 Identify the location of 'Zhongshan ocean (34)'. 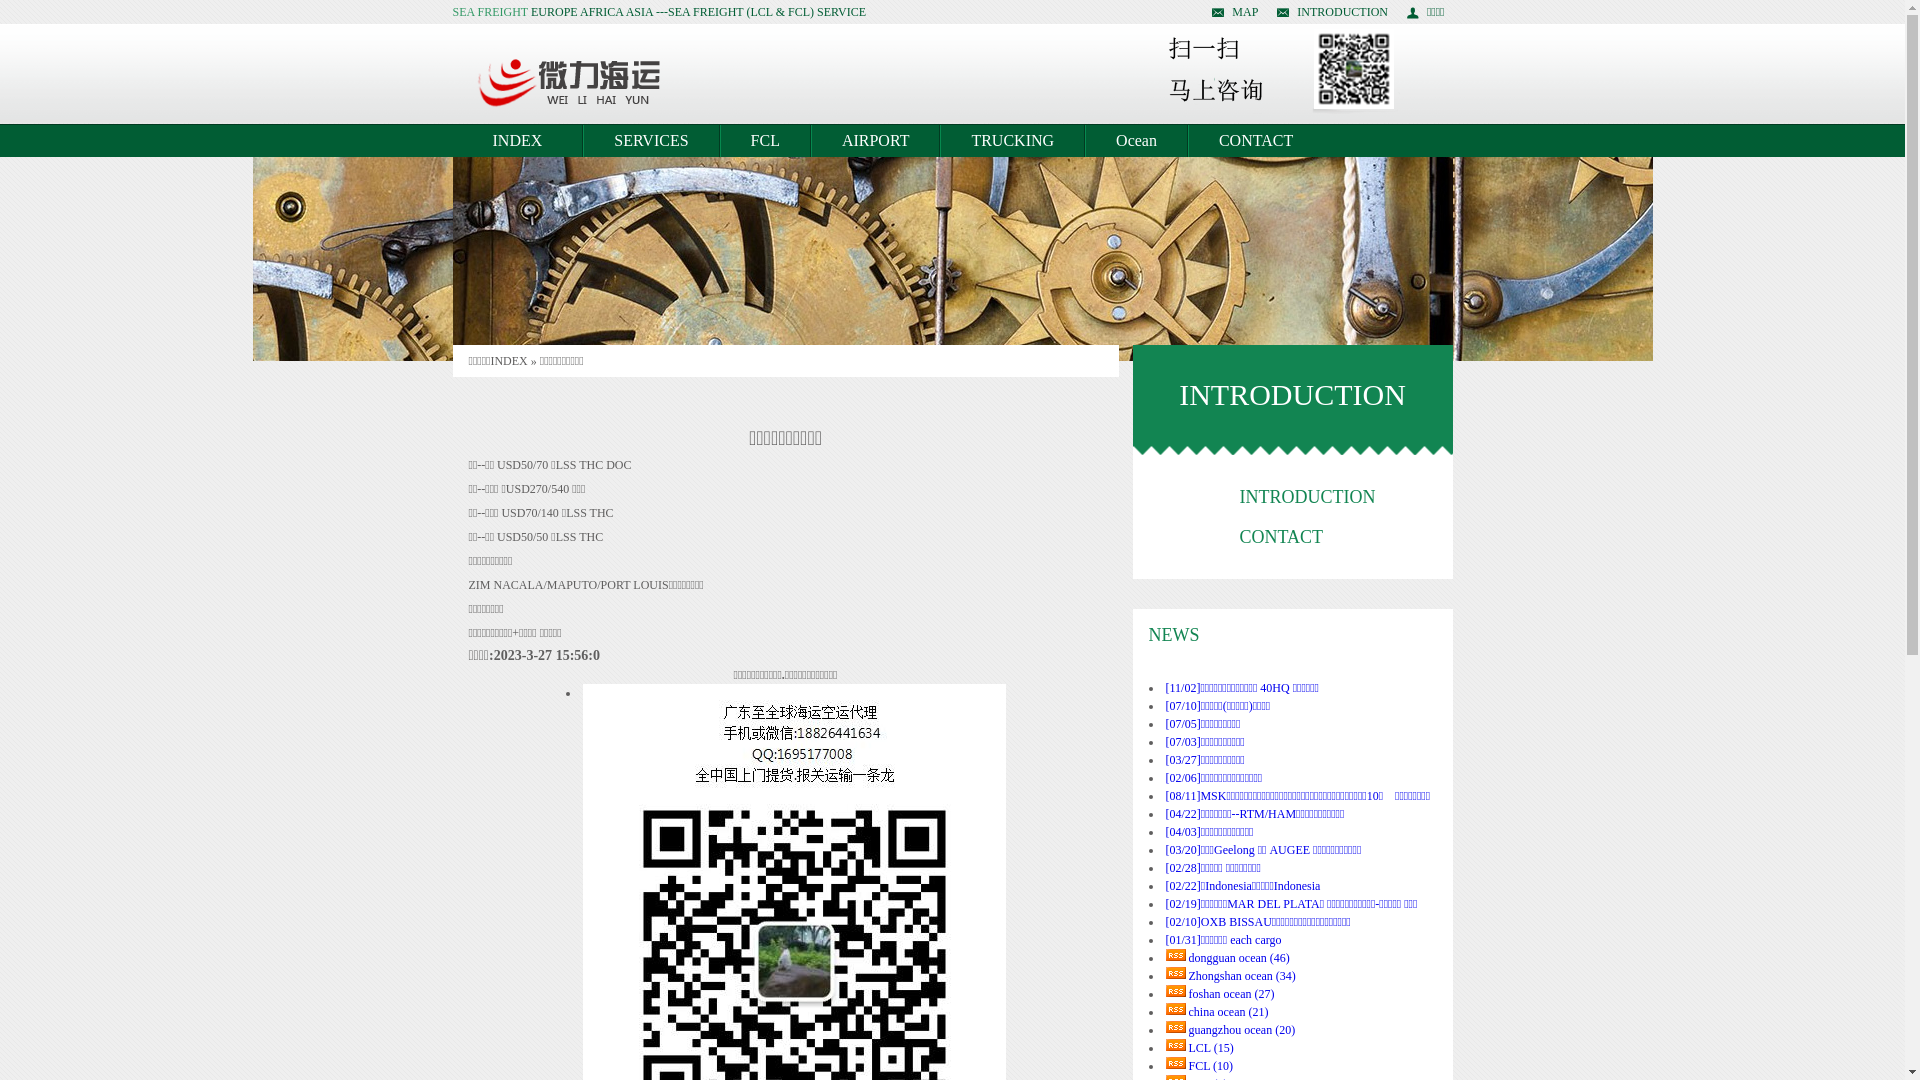
(1188, 974).